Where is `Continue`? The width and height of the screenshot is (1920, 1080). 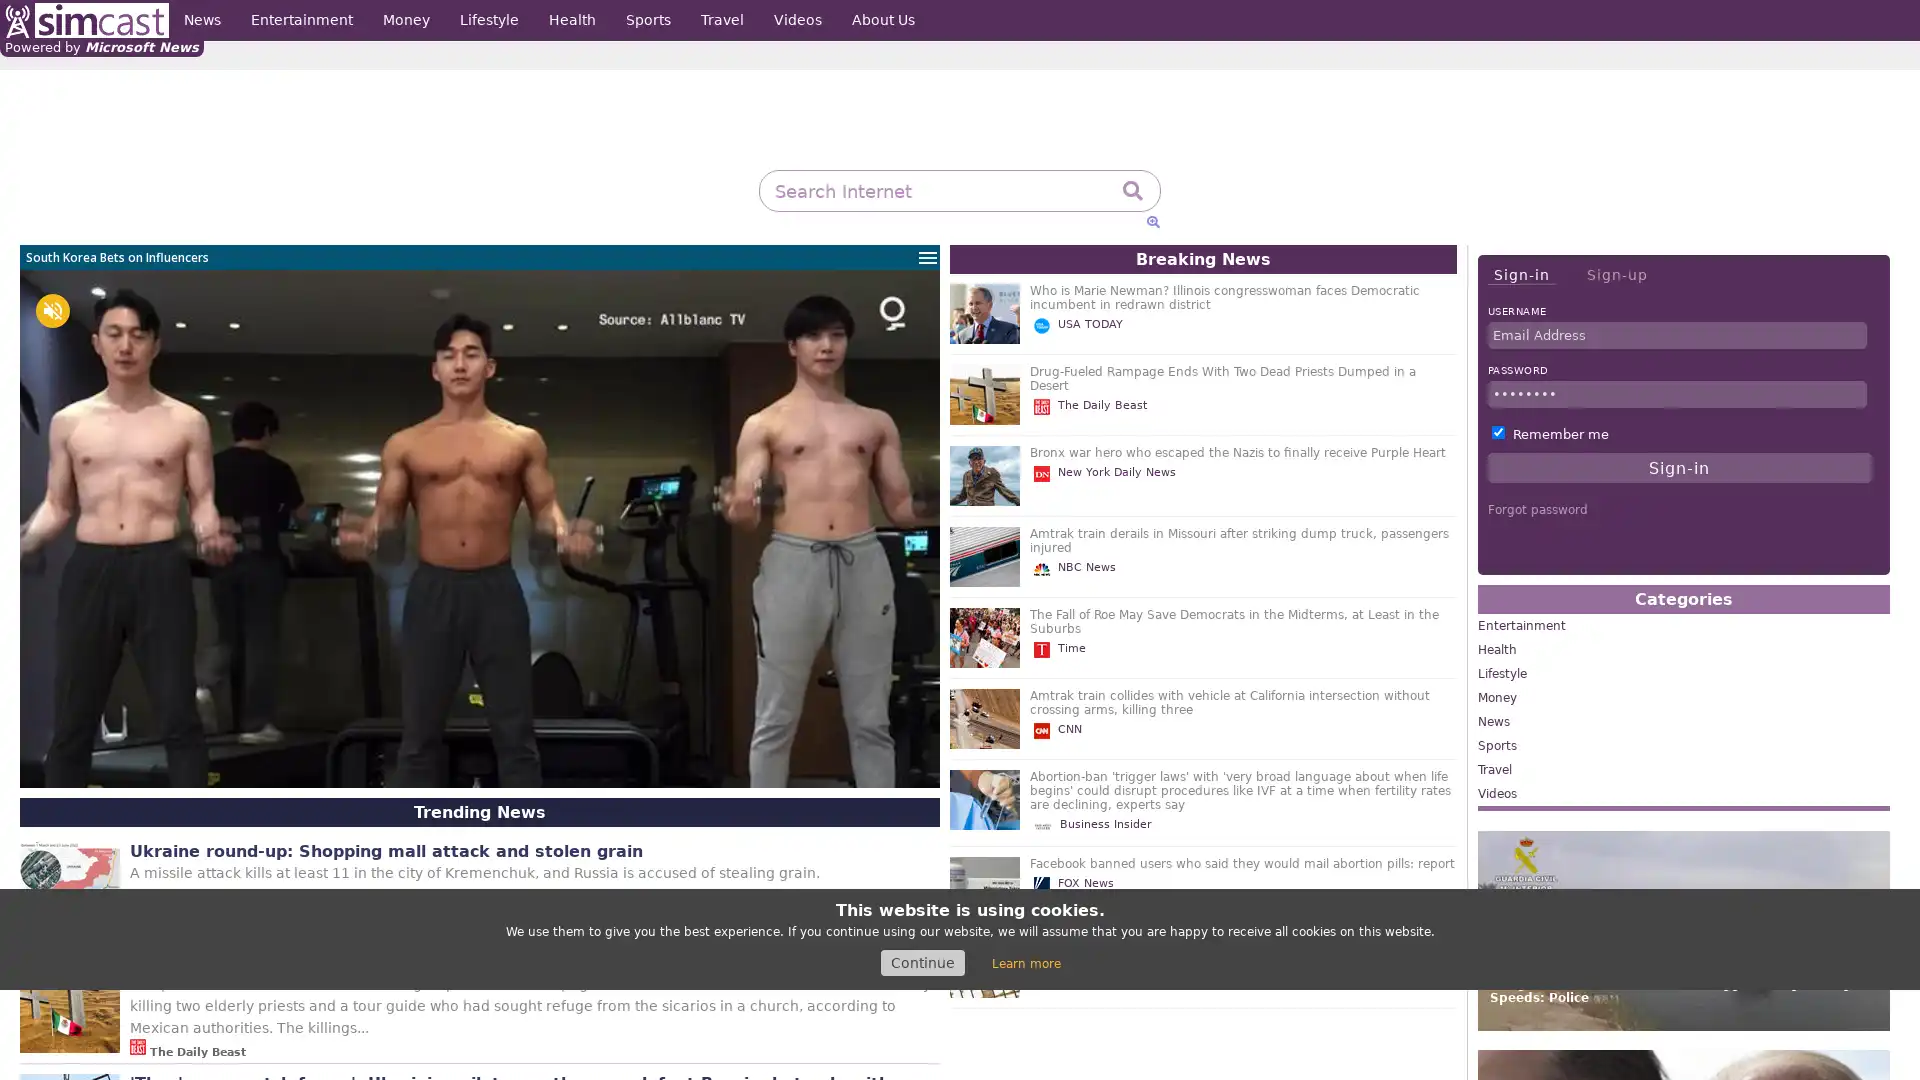 Continue is located at coordinates (921, 962).